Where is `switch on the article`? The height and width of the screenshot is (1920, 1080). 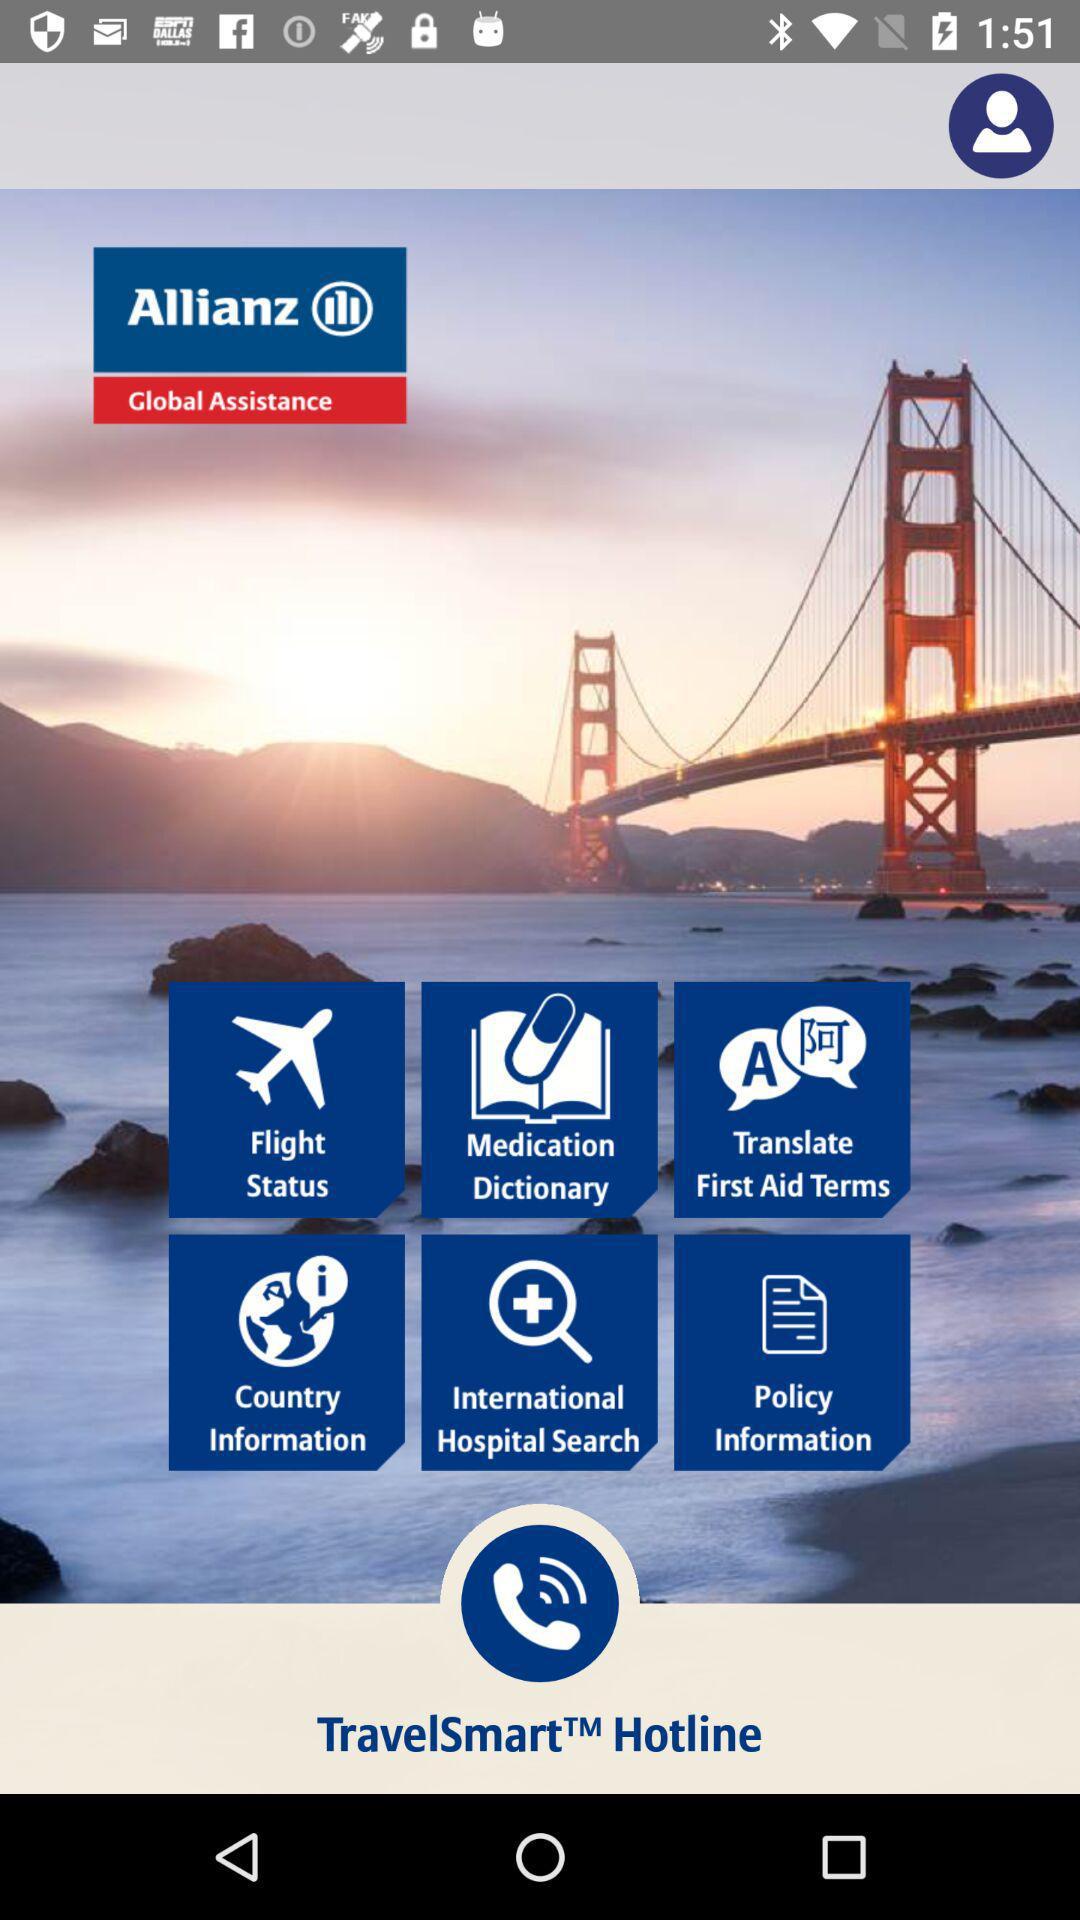 switch on the article is located at coordinates (286, 1352).